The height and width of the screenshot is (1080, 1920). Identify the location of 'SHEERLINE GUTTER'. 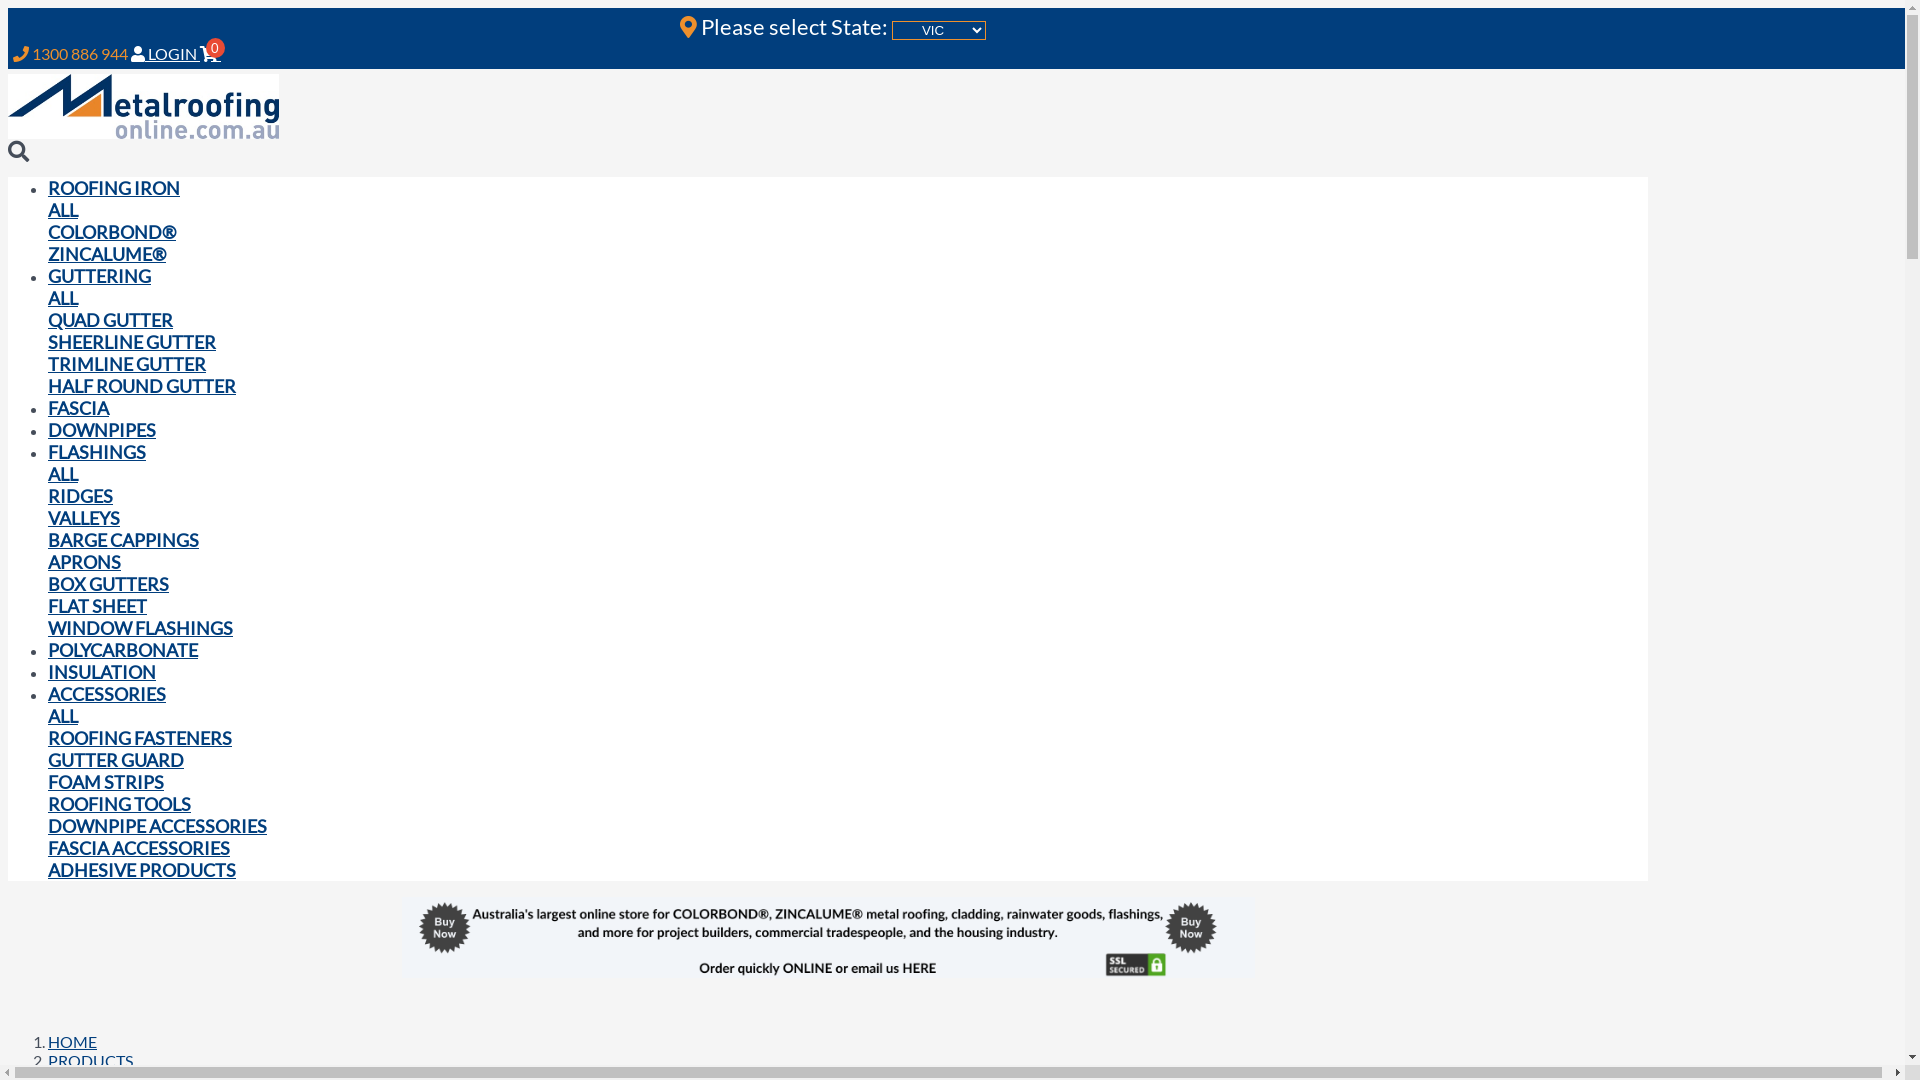
(48, 341).